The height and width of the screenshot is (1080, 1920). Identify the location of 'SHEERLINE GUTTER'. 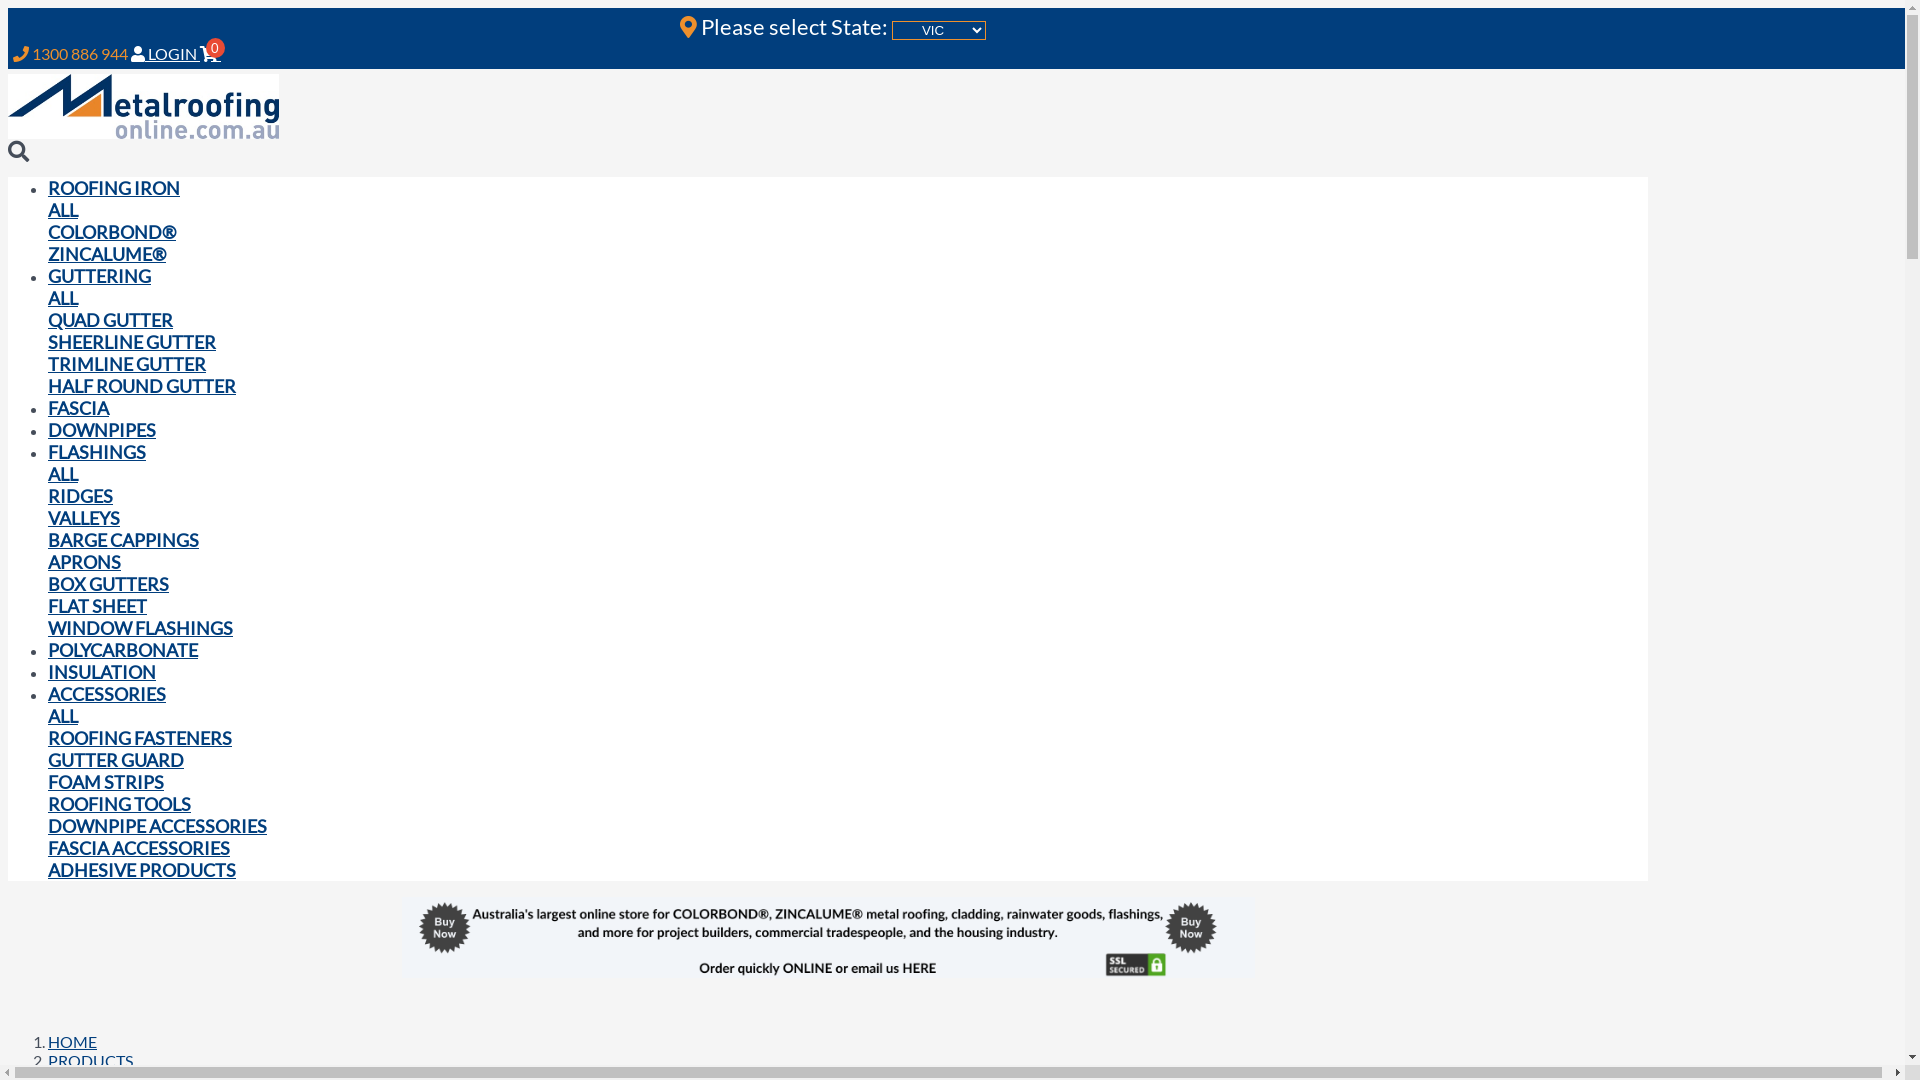
(48, 341).